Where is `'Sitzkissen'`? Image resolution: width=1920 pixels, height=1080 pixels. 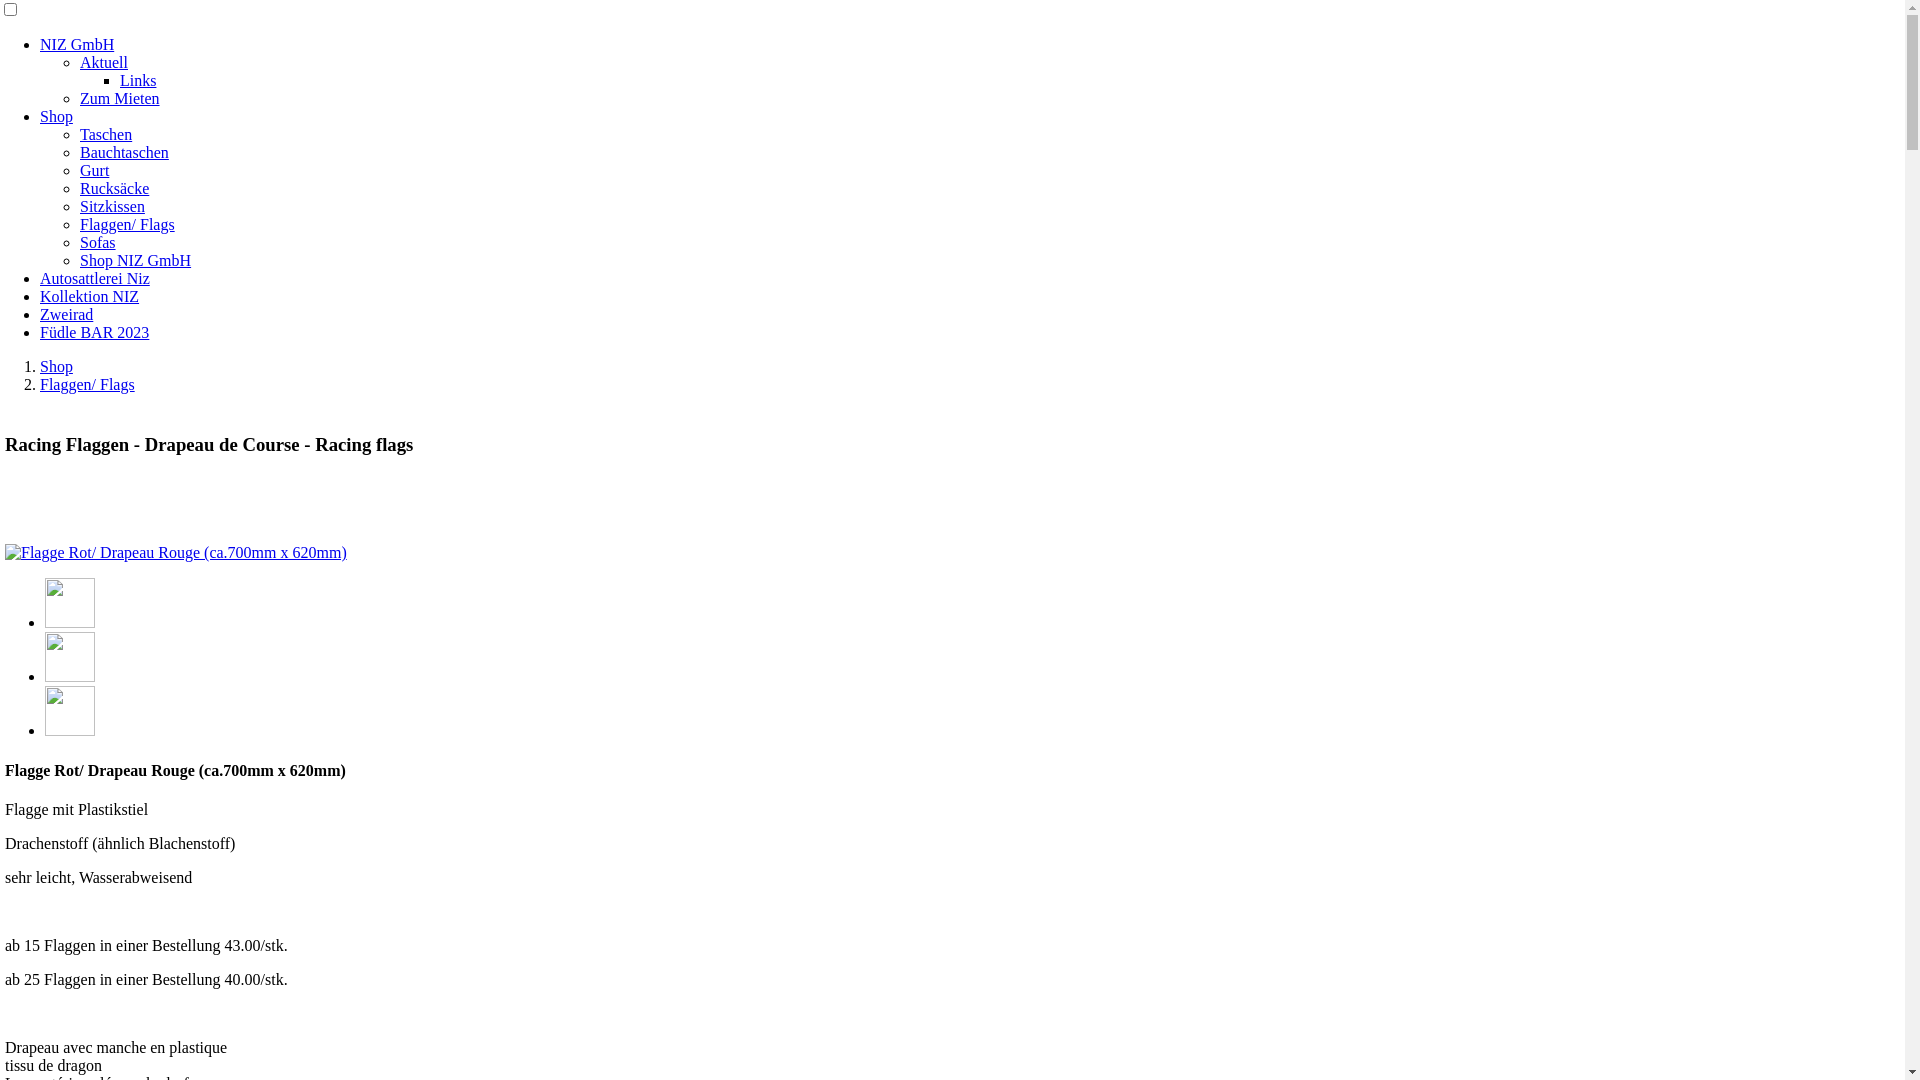
'Sitzkissen' is located at coordinates (111, 206).